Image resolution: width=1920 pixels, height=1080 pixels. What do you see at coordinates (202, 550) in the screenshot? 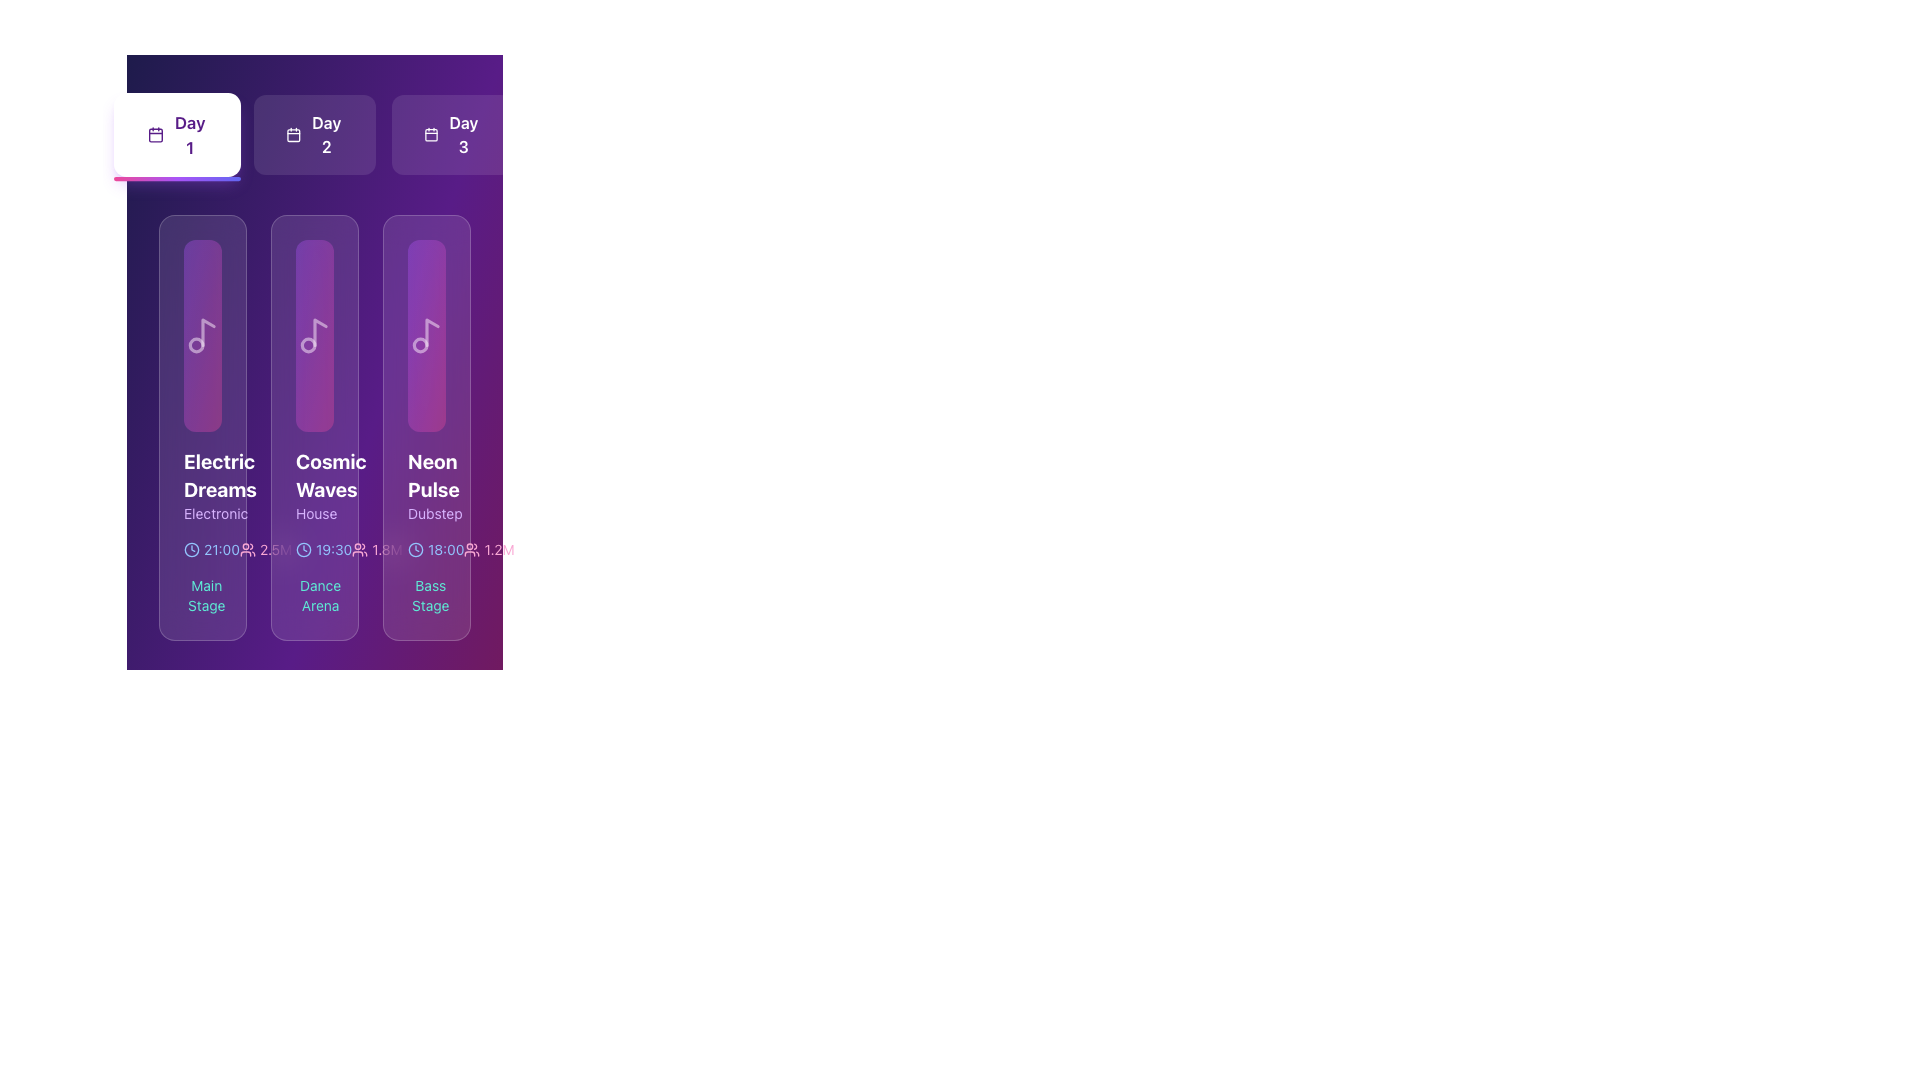
I see `text accompanying the clock icon located at the bottom of the 'Electric Dreams' card, which features a blue font color and is positioned leftmost among similar components` at bounding box center [202, 550].